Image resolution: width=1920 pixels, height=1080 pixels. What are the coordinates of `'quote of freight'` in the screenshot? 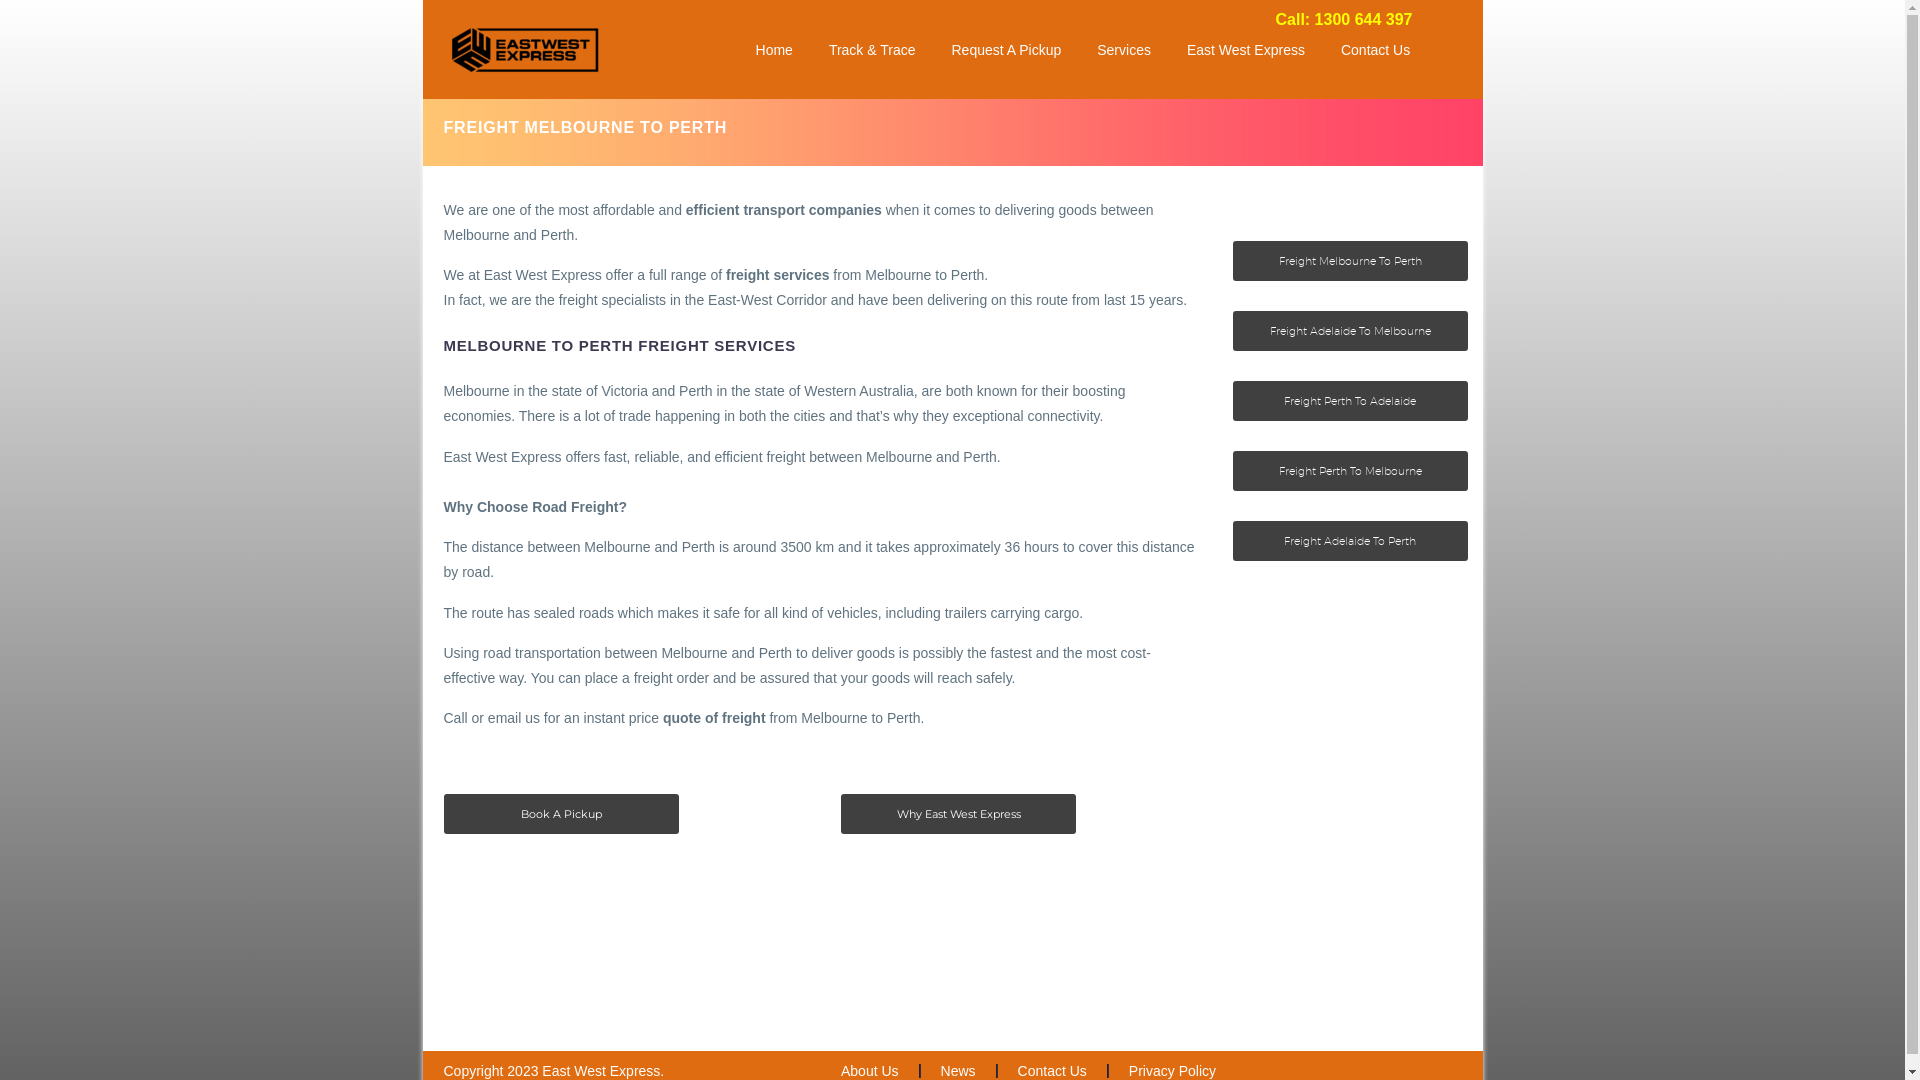 It's located at (714, 716).